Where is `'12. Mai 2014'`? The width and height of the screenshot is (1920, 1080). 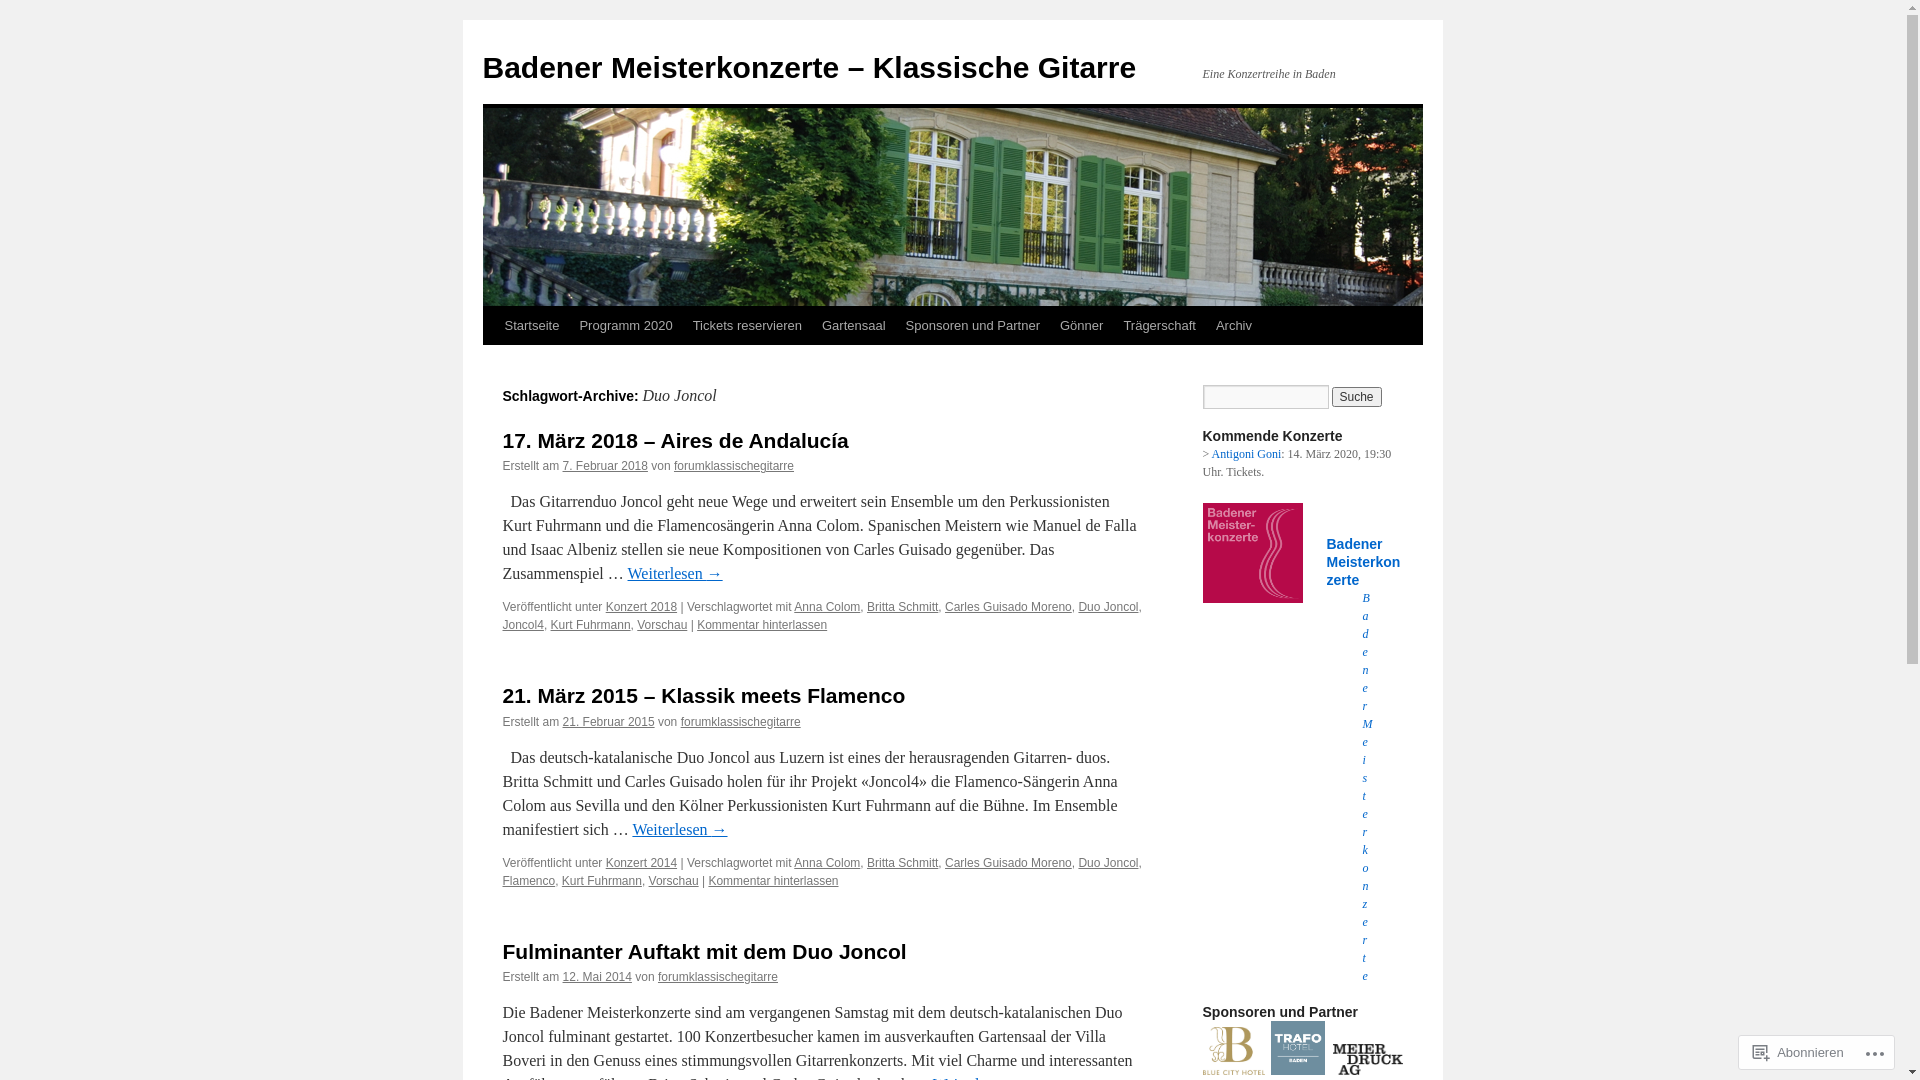 '12. Mai 2014' is located at coordinates (596, 975).